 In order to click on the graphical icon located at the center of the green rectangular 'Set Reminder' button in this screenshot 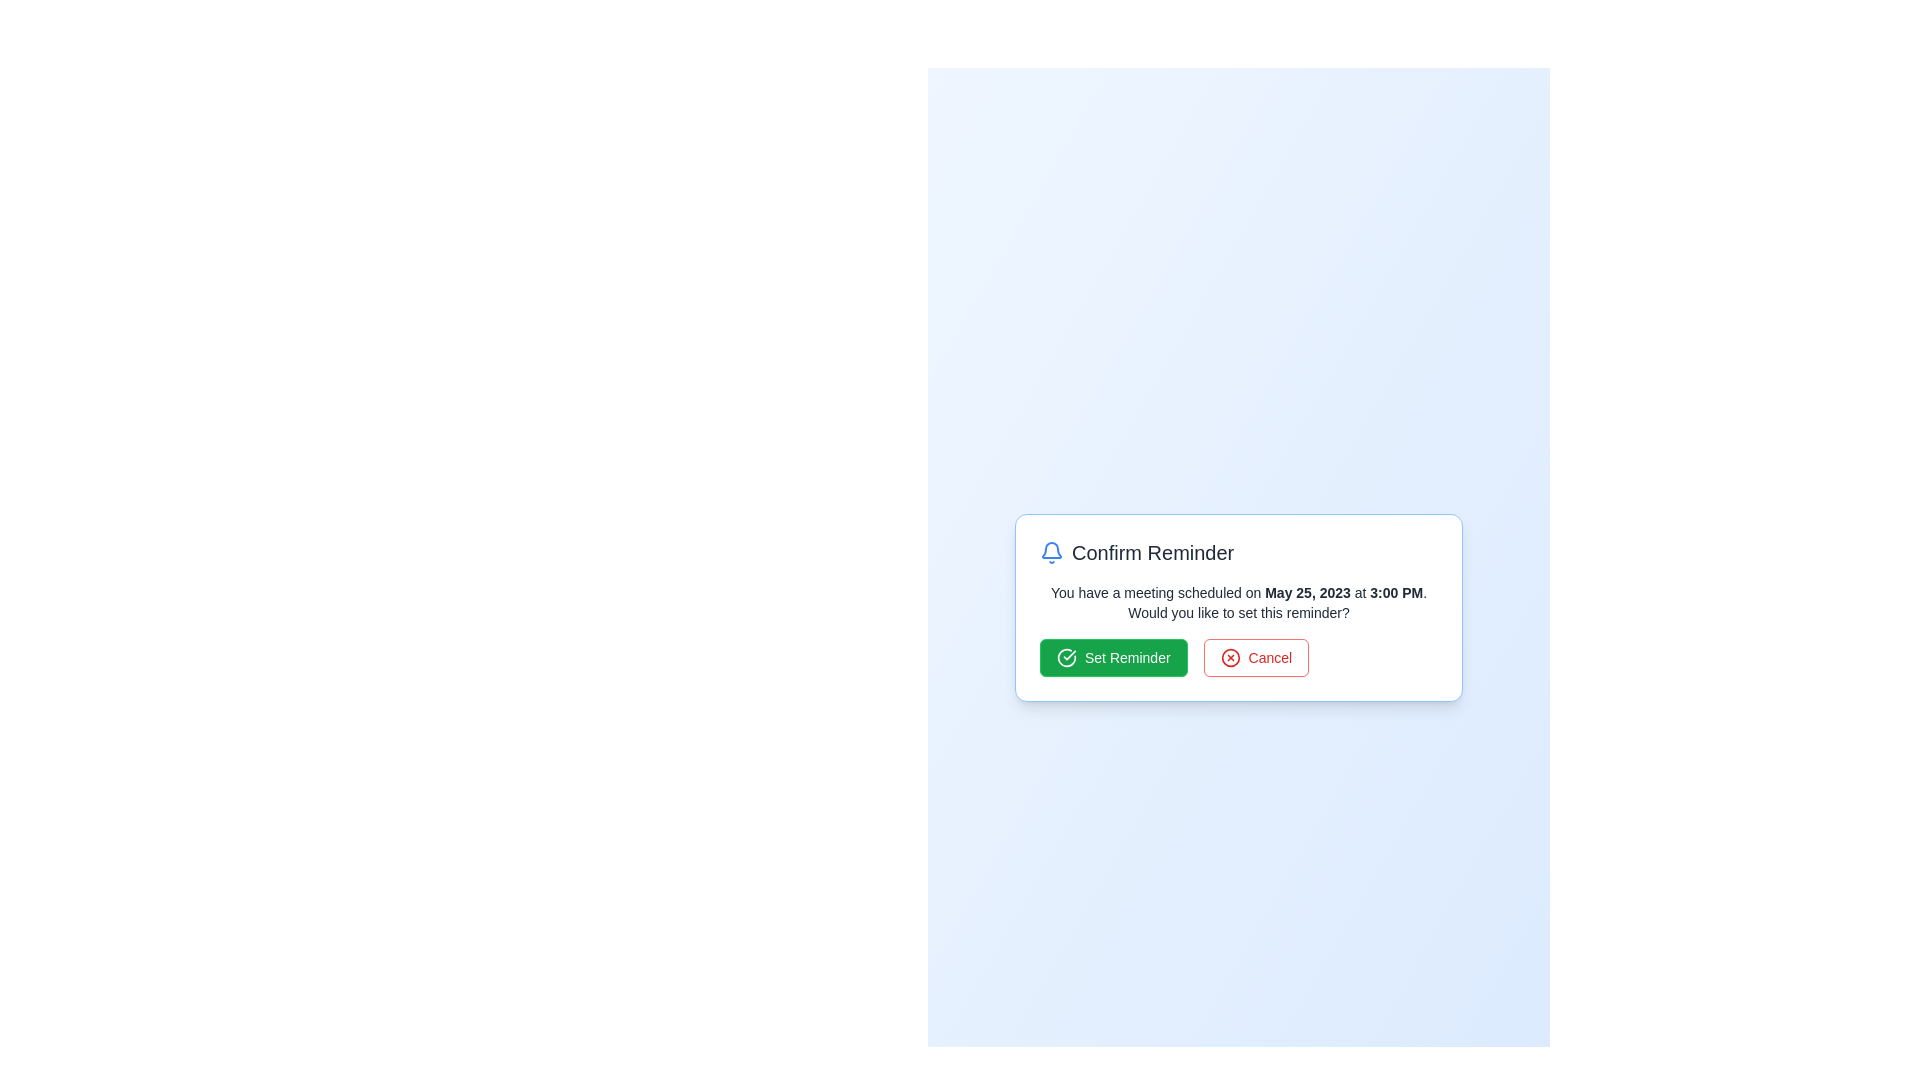, I will do `click(1065, 658)`.